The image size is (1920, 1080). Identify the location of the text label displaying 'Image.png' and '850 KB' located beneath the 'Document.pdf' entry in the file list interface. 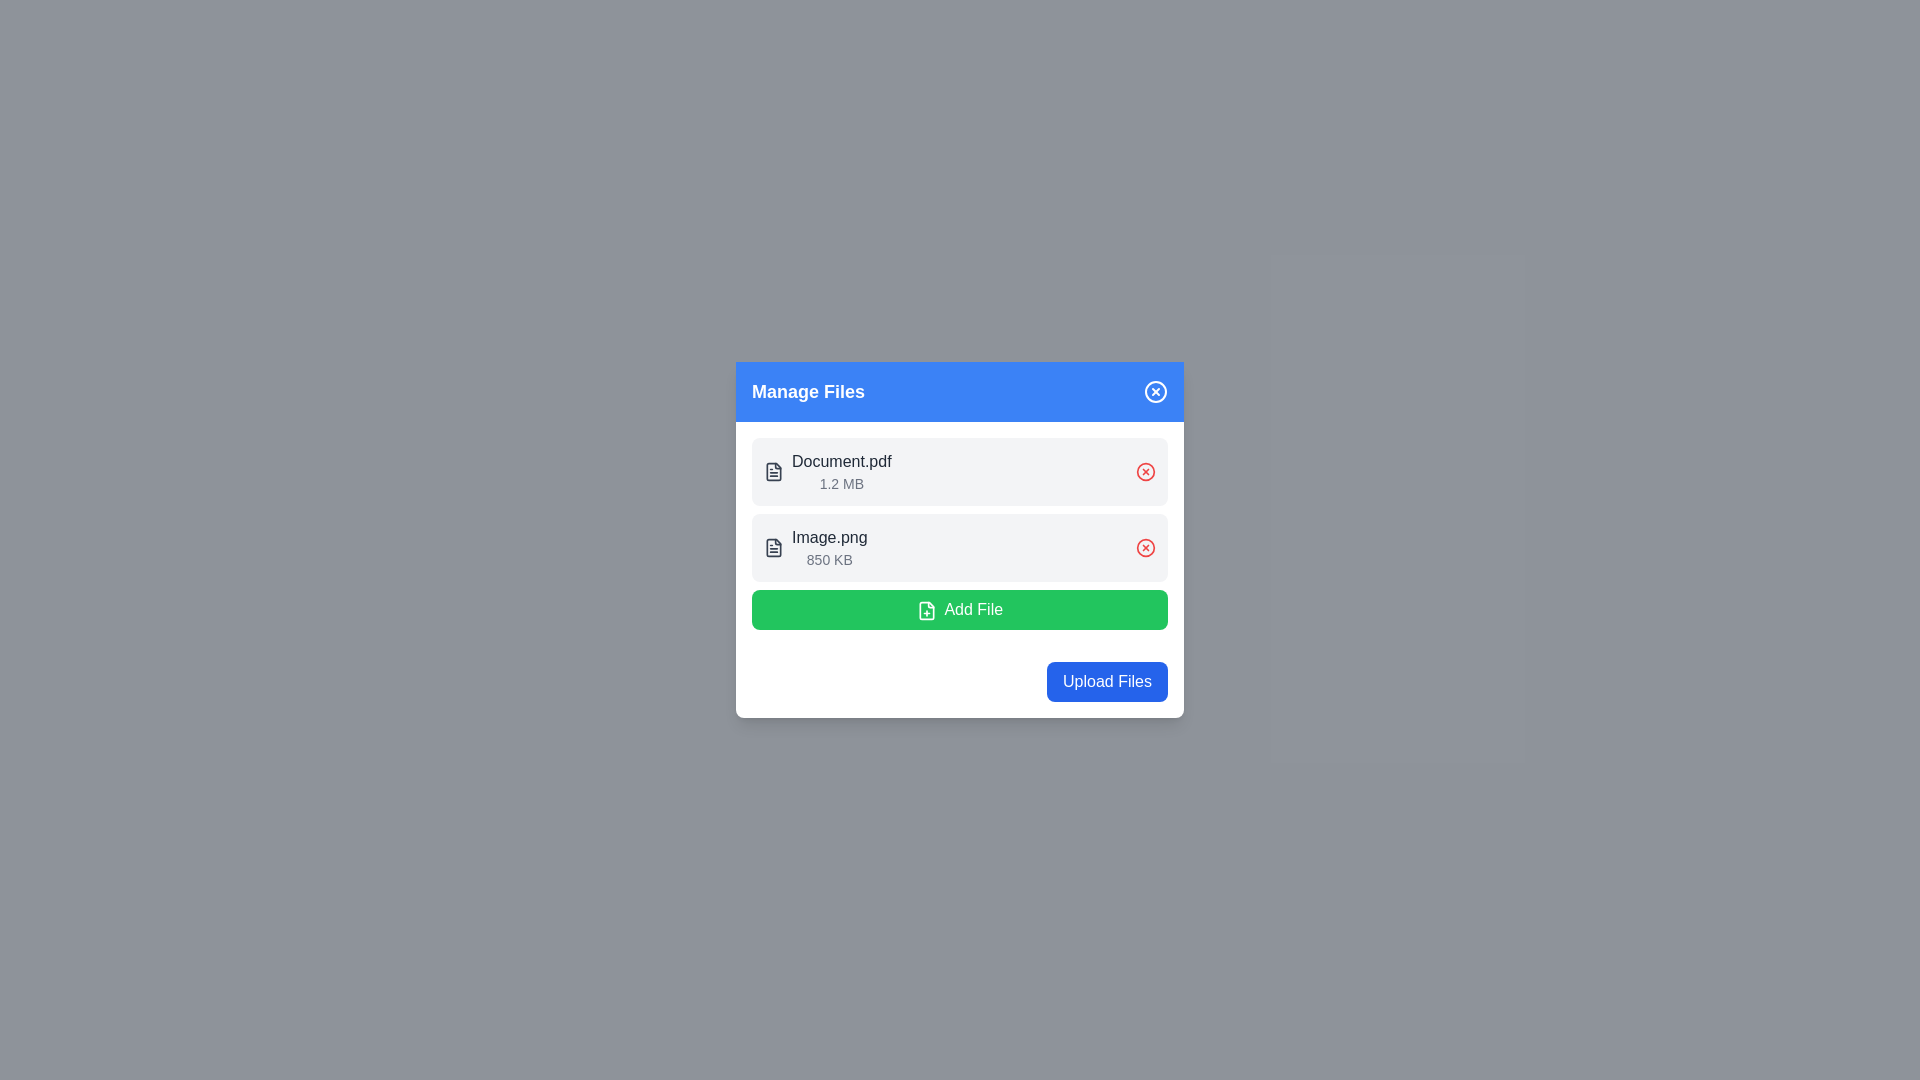
(829, 547).